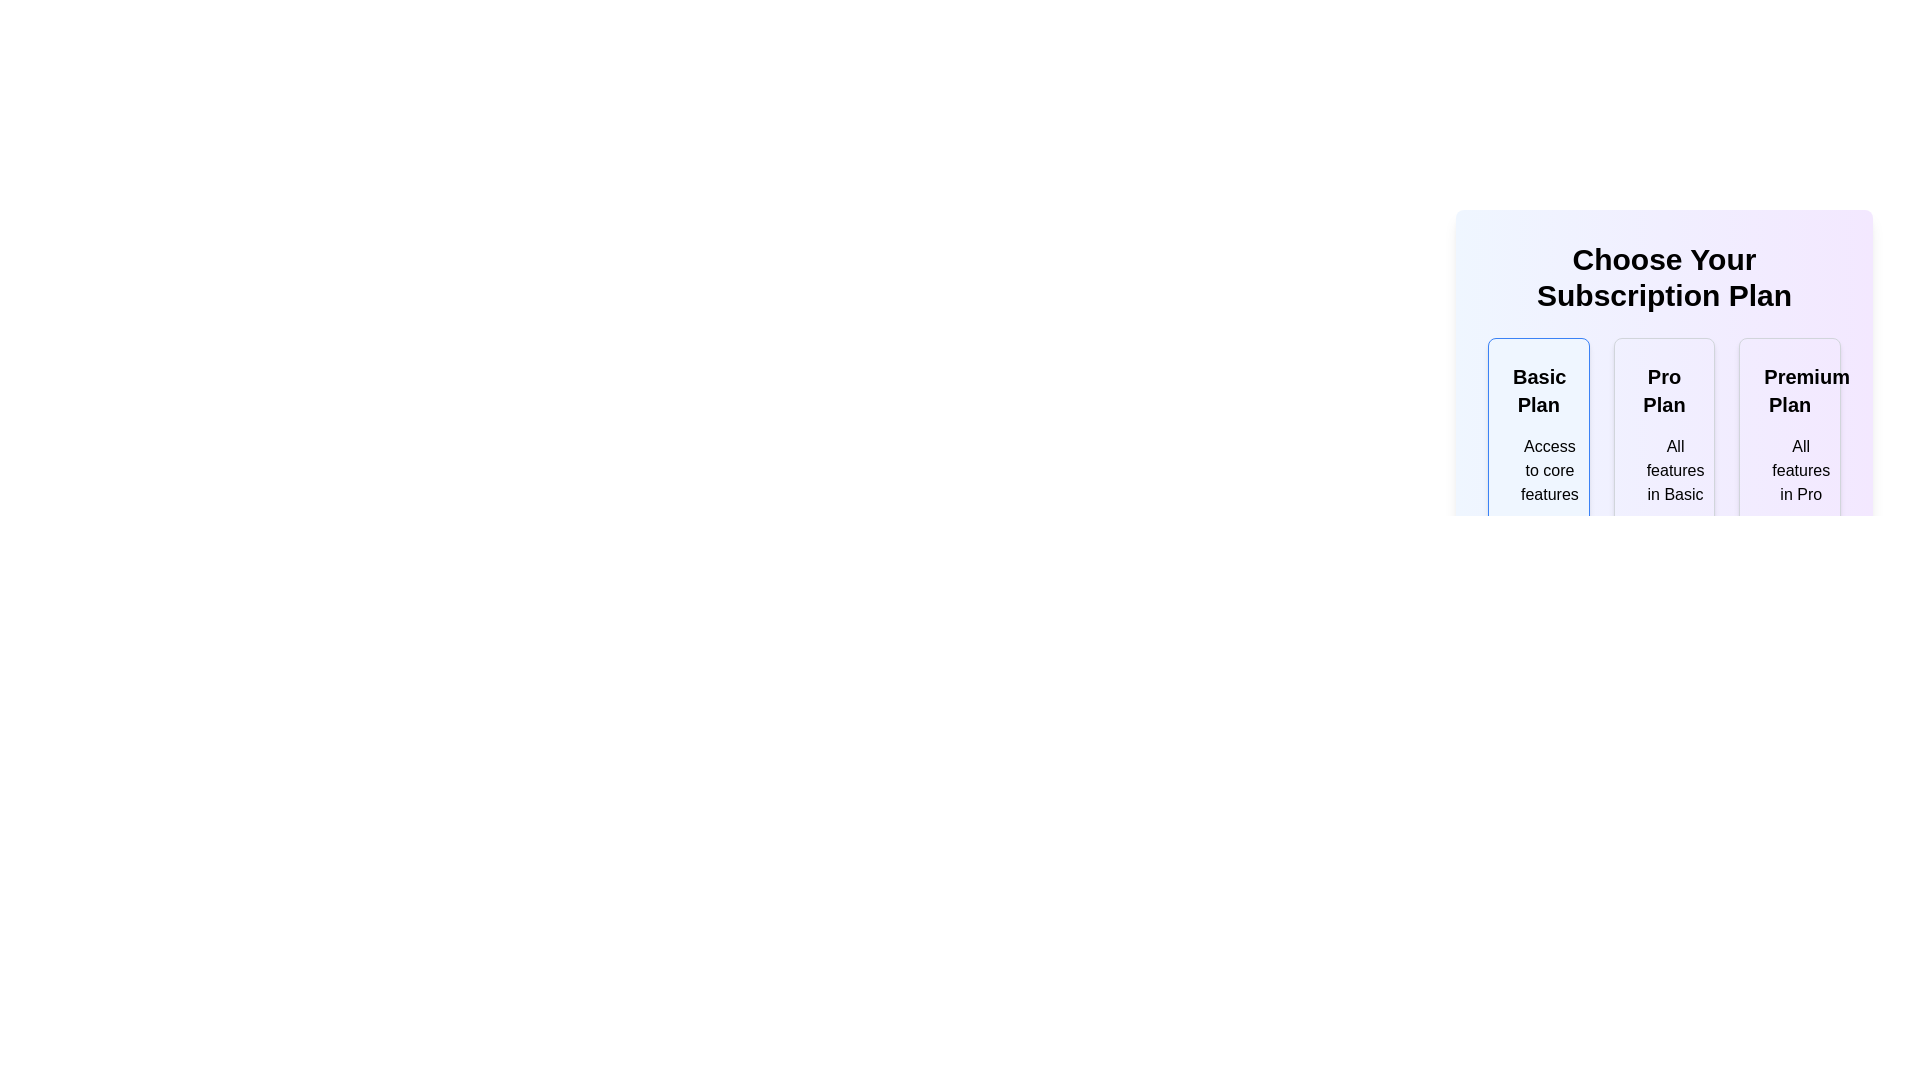 This screenshot has width=1920, height=1080. I want to click on the text label with an icon indicator that conveys 'Access to core features' within the Basic Plan section, so click(1537, 470).